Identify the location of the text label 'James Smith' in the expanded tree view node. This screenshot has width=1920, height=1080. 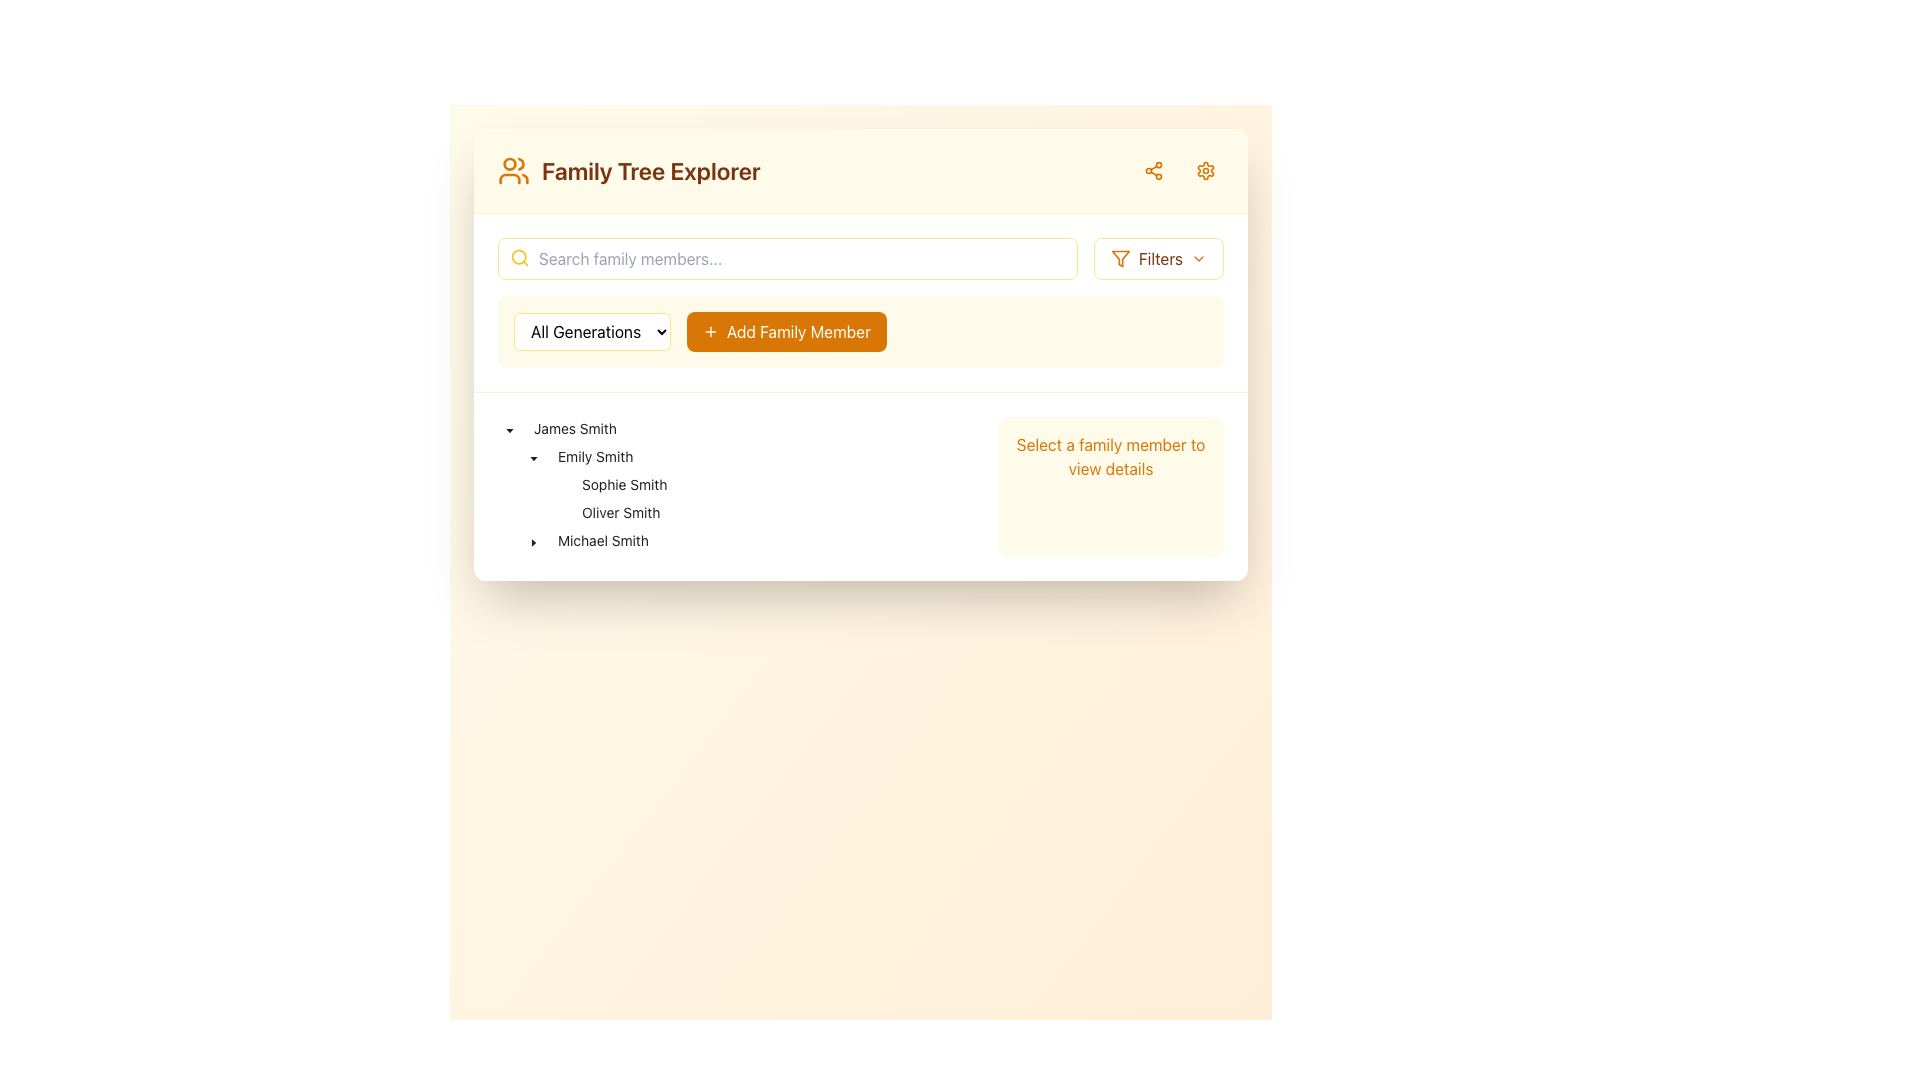
(574, 427).